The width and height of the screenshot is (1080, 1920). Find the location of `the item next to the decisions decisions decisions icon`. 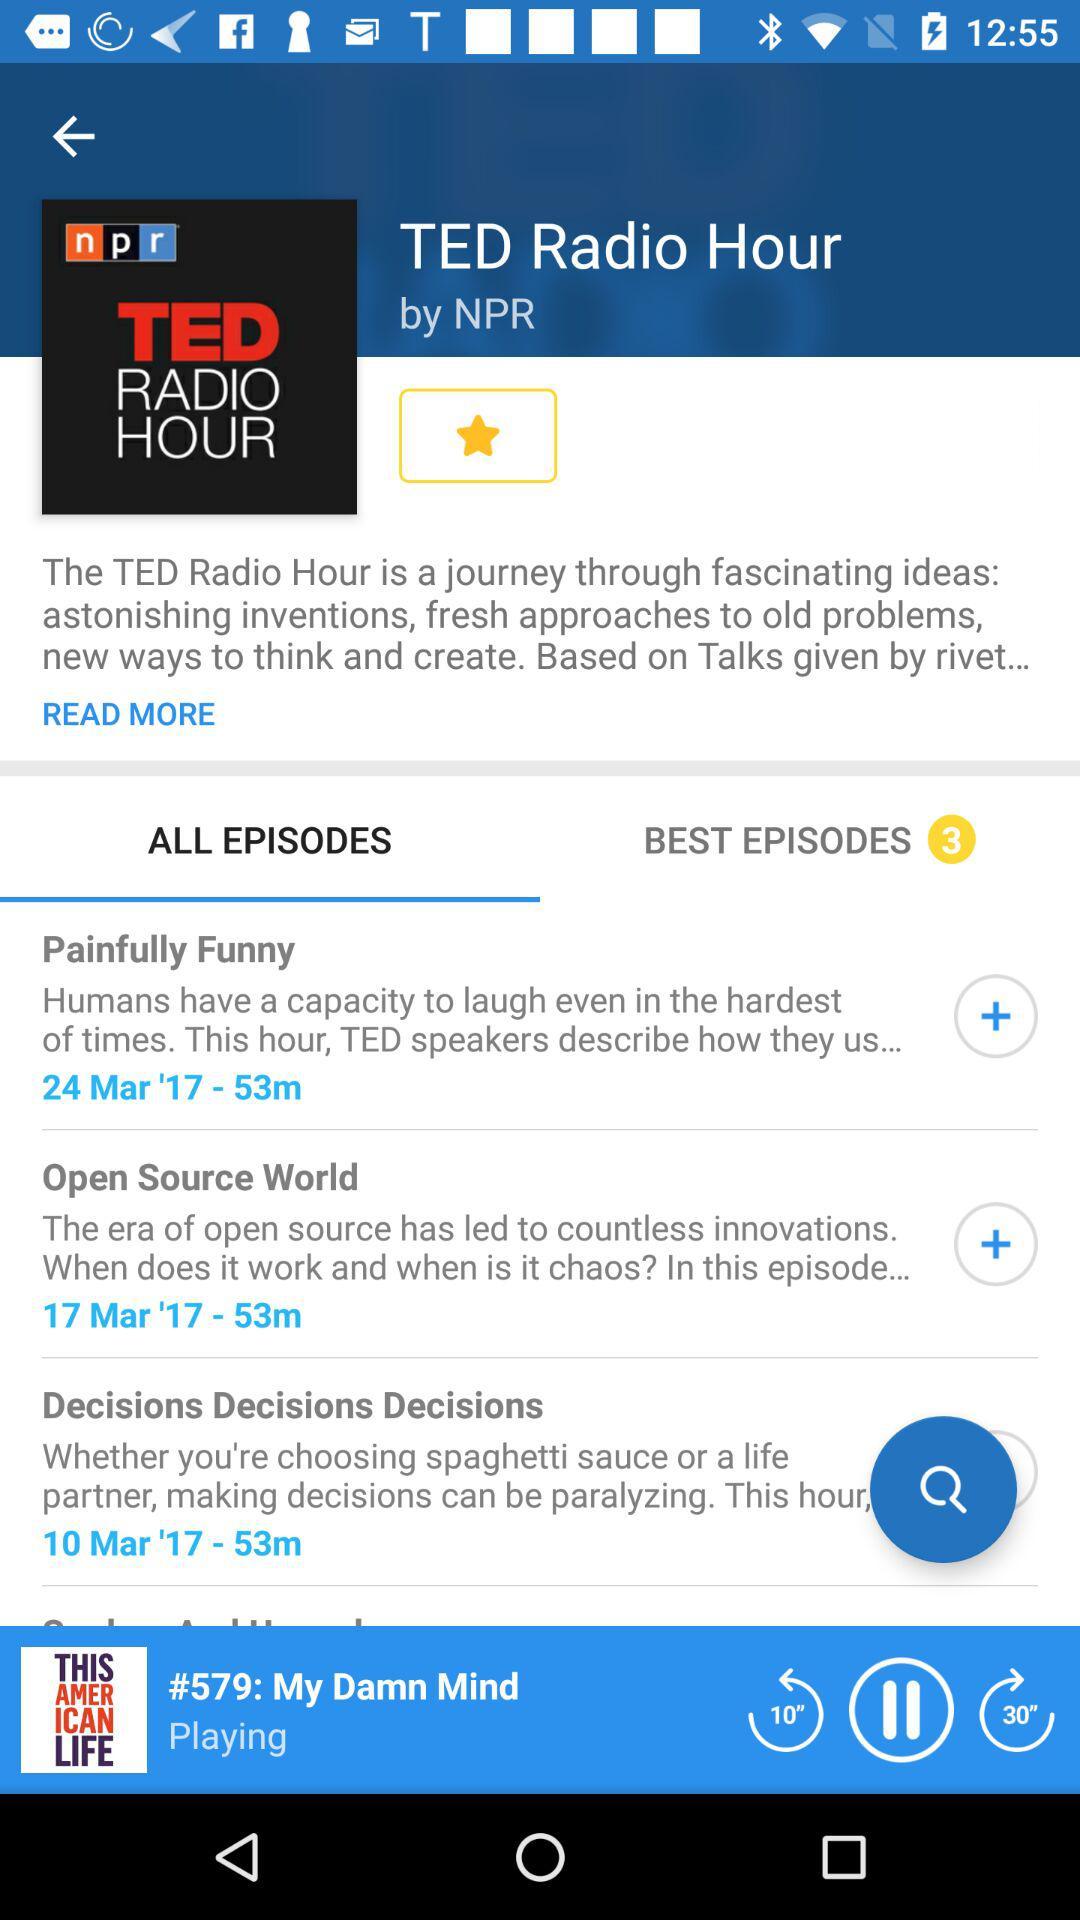

the item next to the decisions decisions decisions icon is located at coordinates (943, 1489).